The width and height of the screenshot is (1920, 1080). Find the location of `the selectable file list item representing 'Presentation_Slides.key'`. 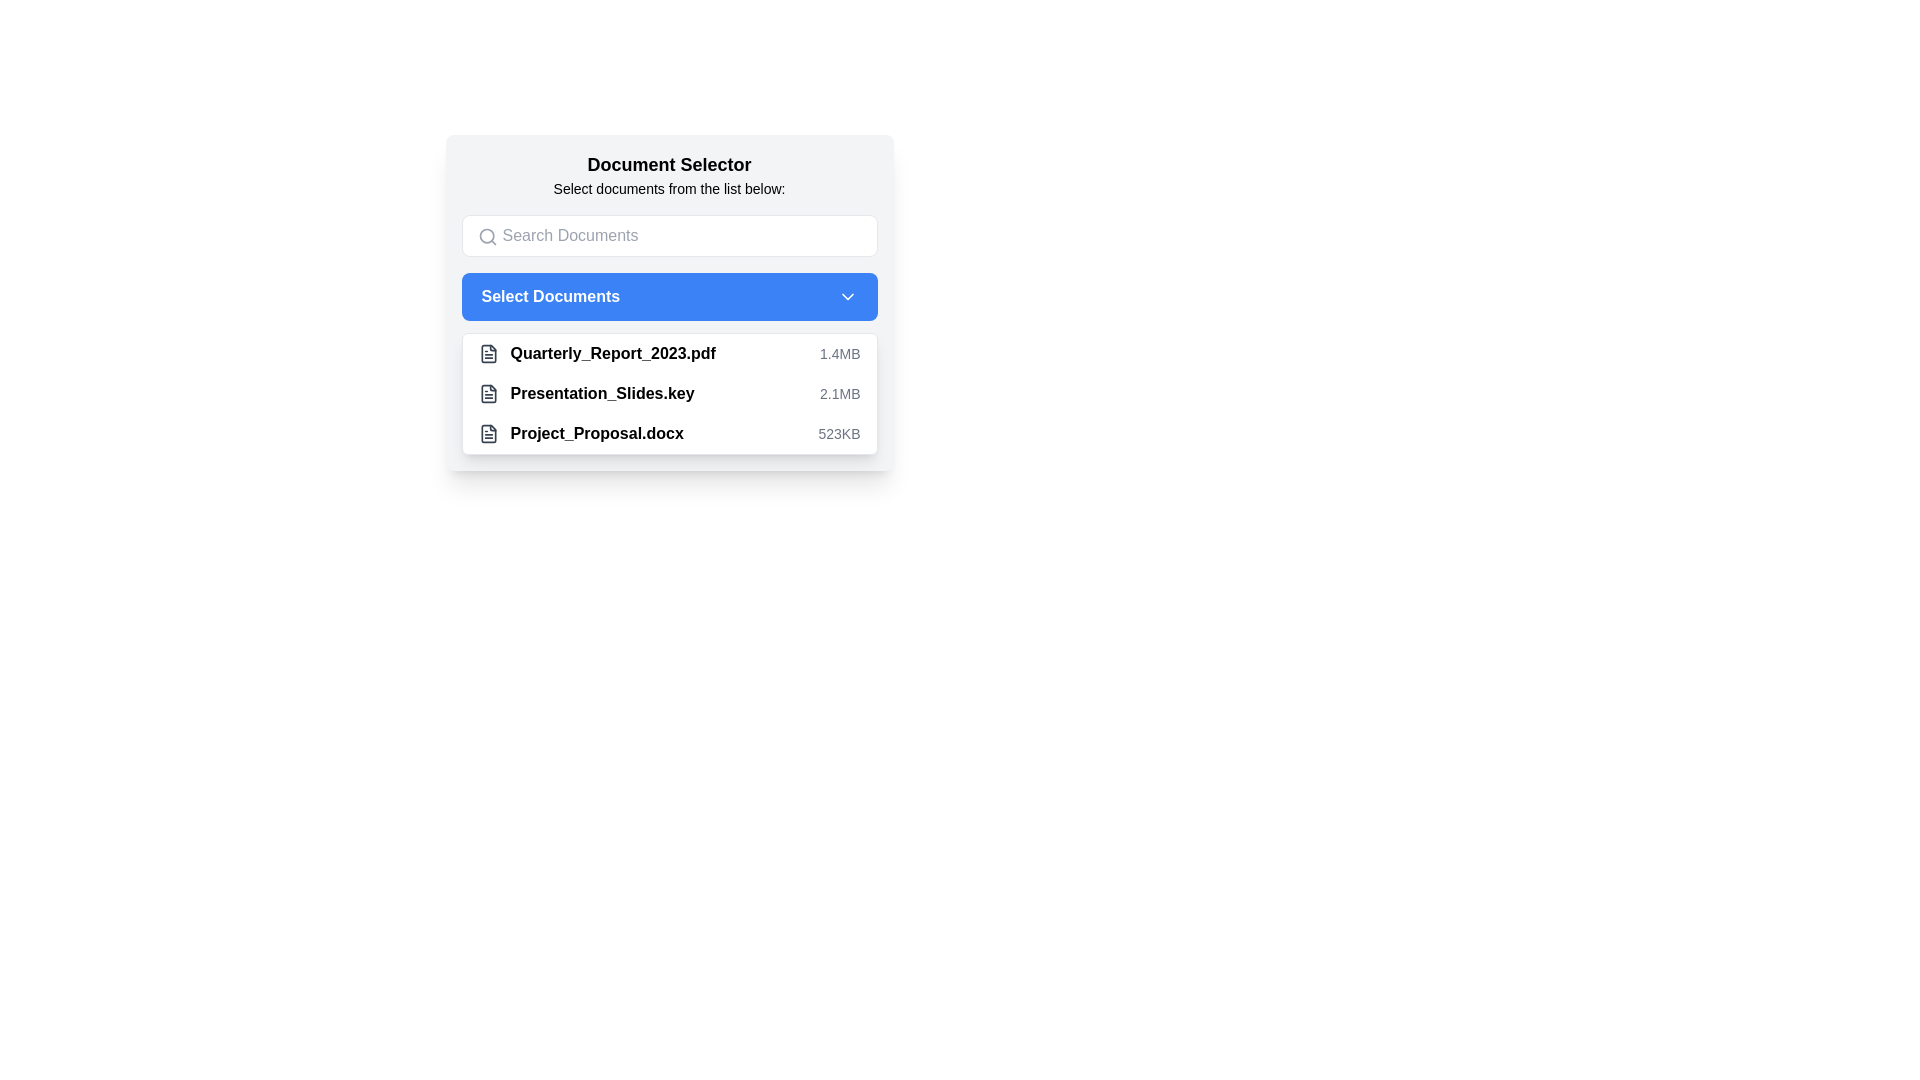

the selectable file list item representing 'Presentation_Slides.key' is located at coordinates (669, 393).